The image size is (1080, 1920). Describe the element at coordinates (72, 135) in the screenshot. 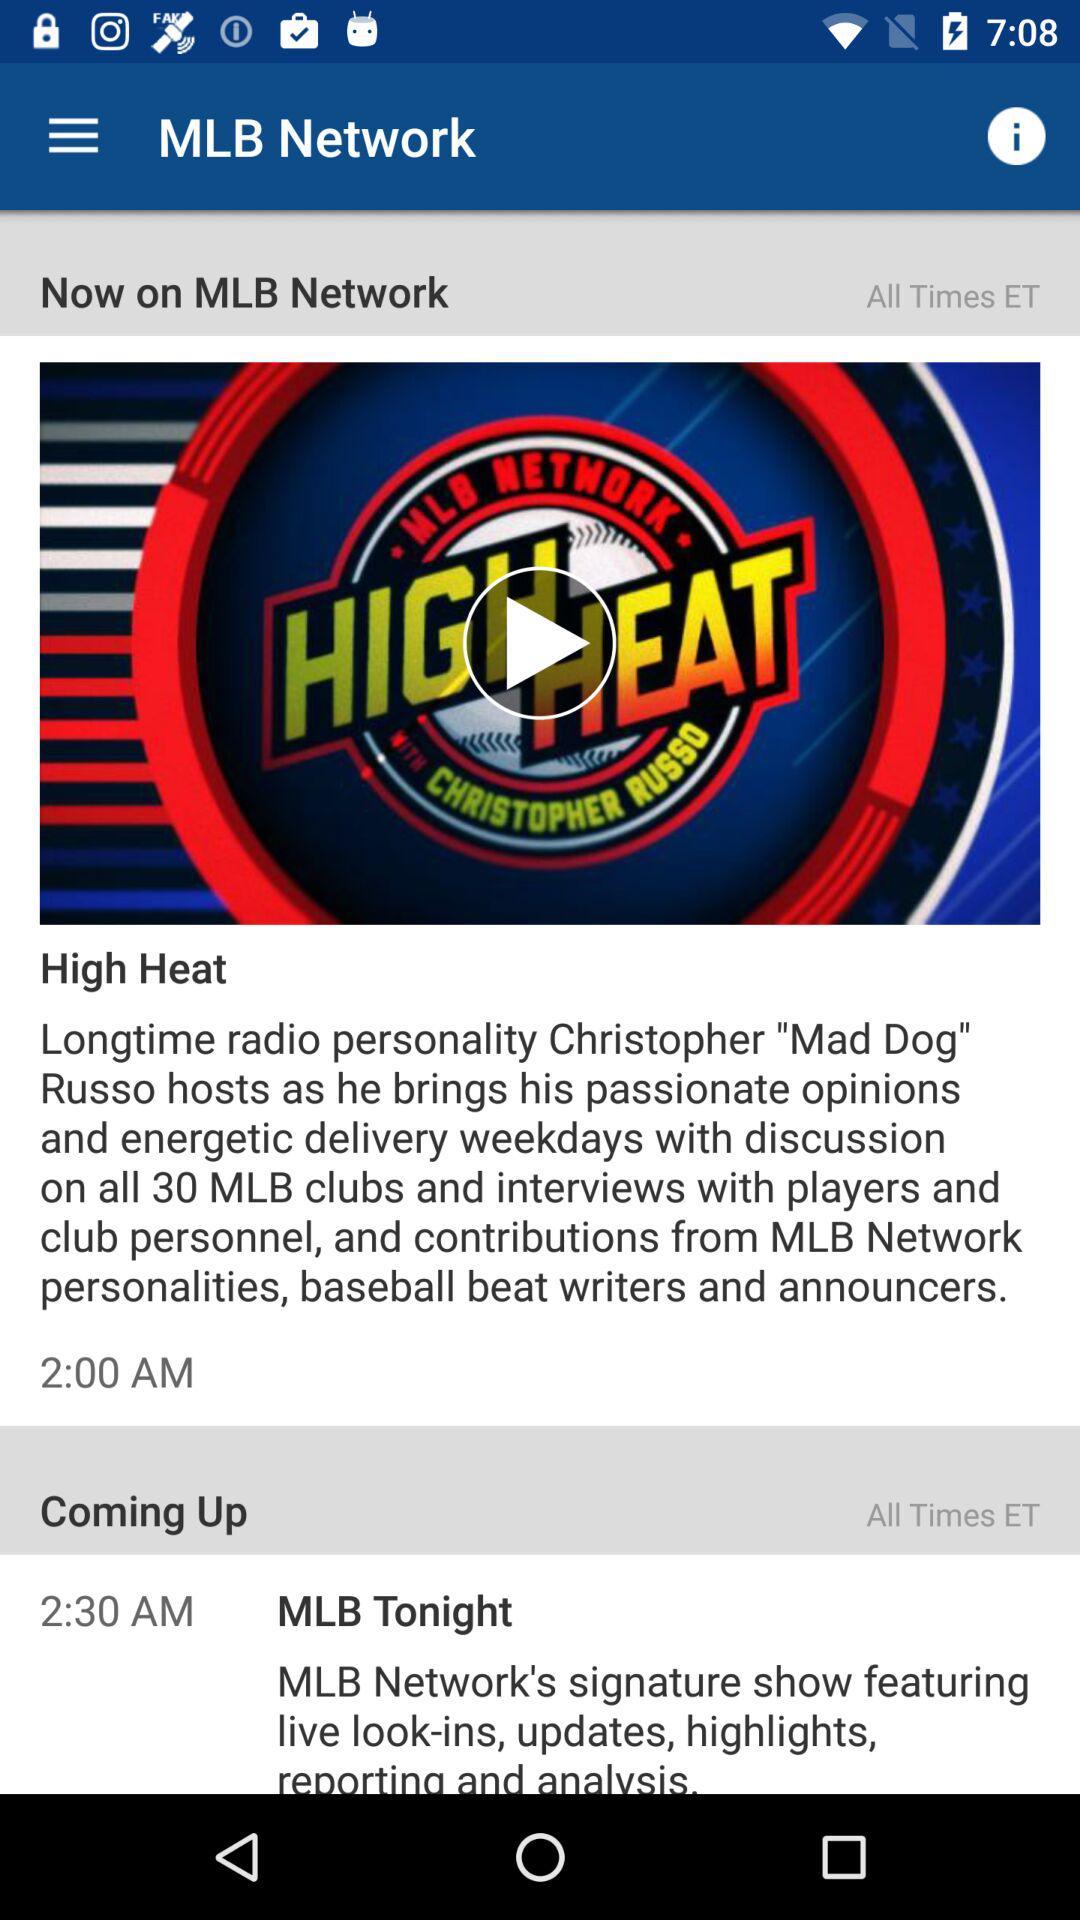

I see `the app next to the mlb network` at that location.